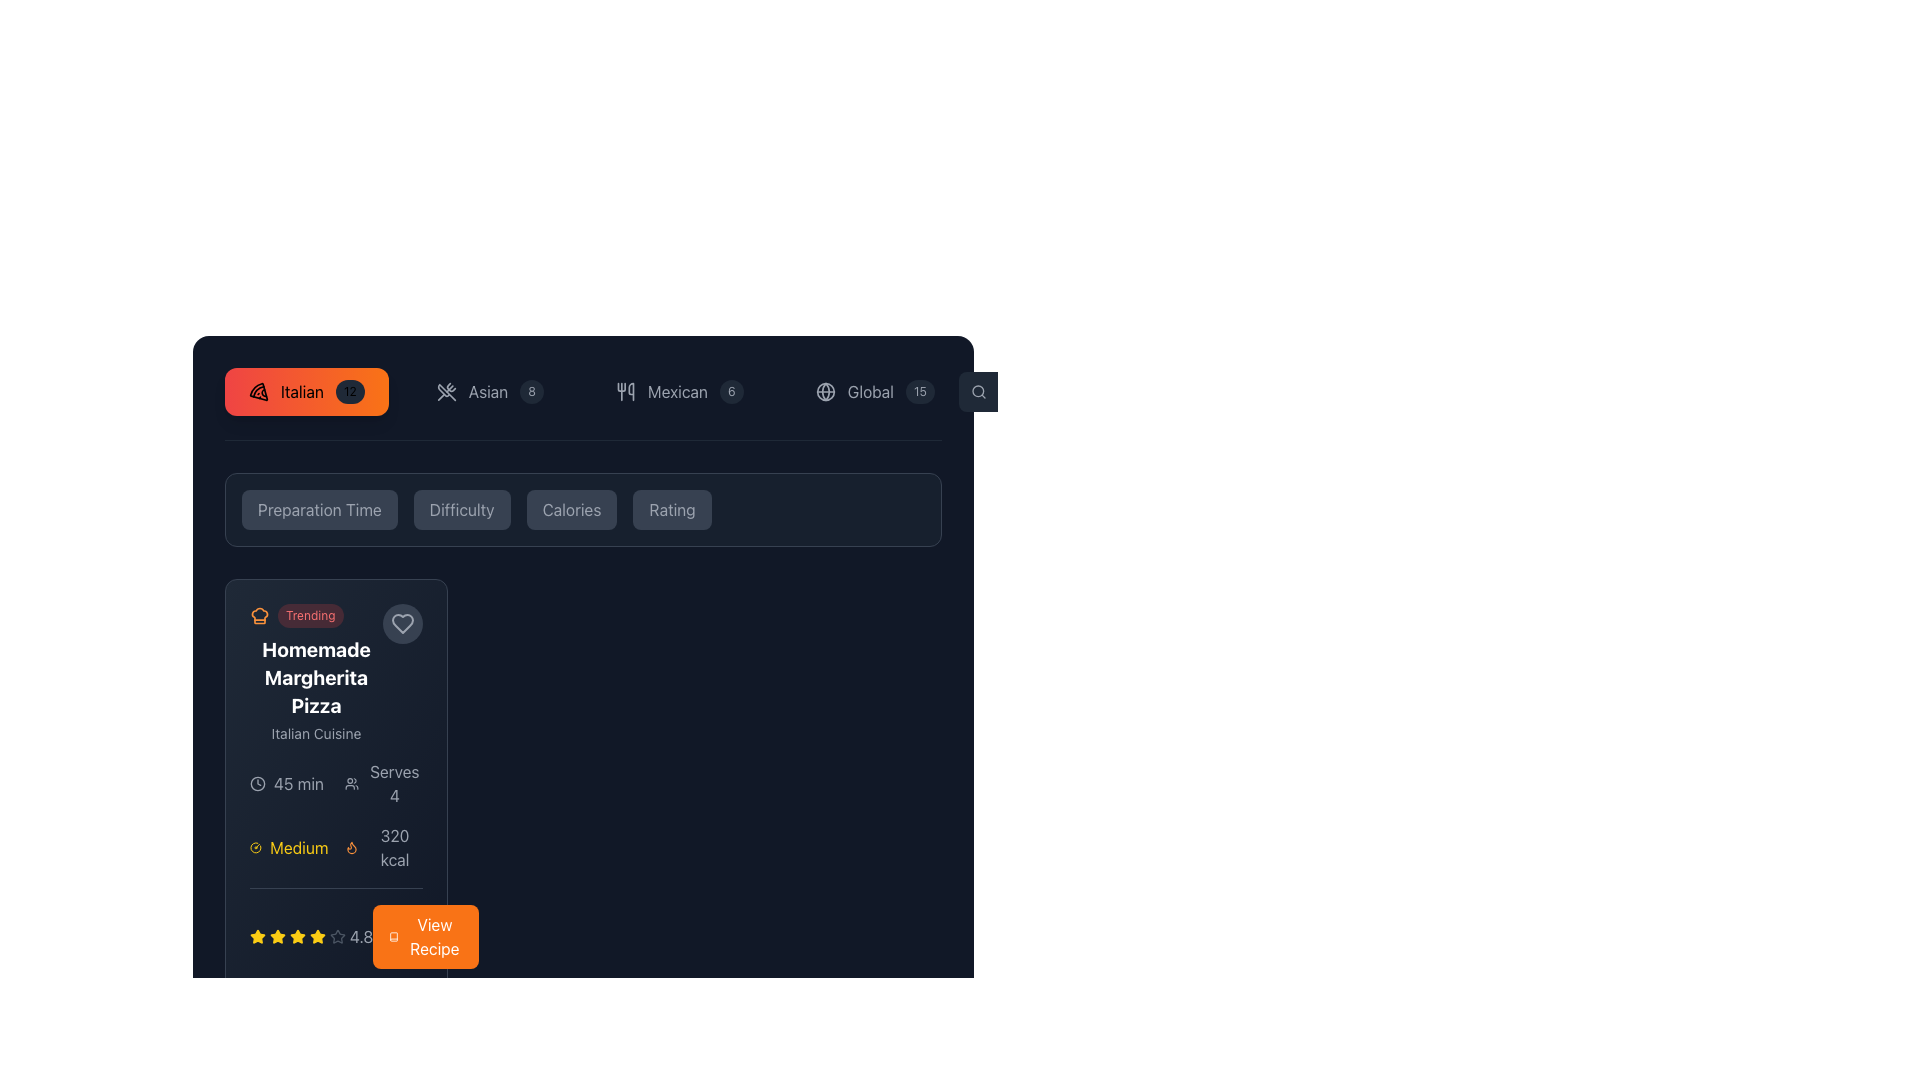  I want to click on the non-interactive badge indicating the count associated with the 'Italian' category, located to the right of the 'Italian' text in a rounded rectangular button, so click(350, 392).